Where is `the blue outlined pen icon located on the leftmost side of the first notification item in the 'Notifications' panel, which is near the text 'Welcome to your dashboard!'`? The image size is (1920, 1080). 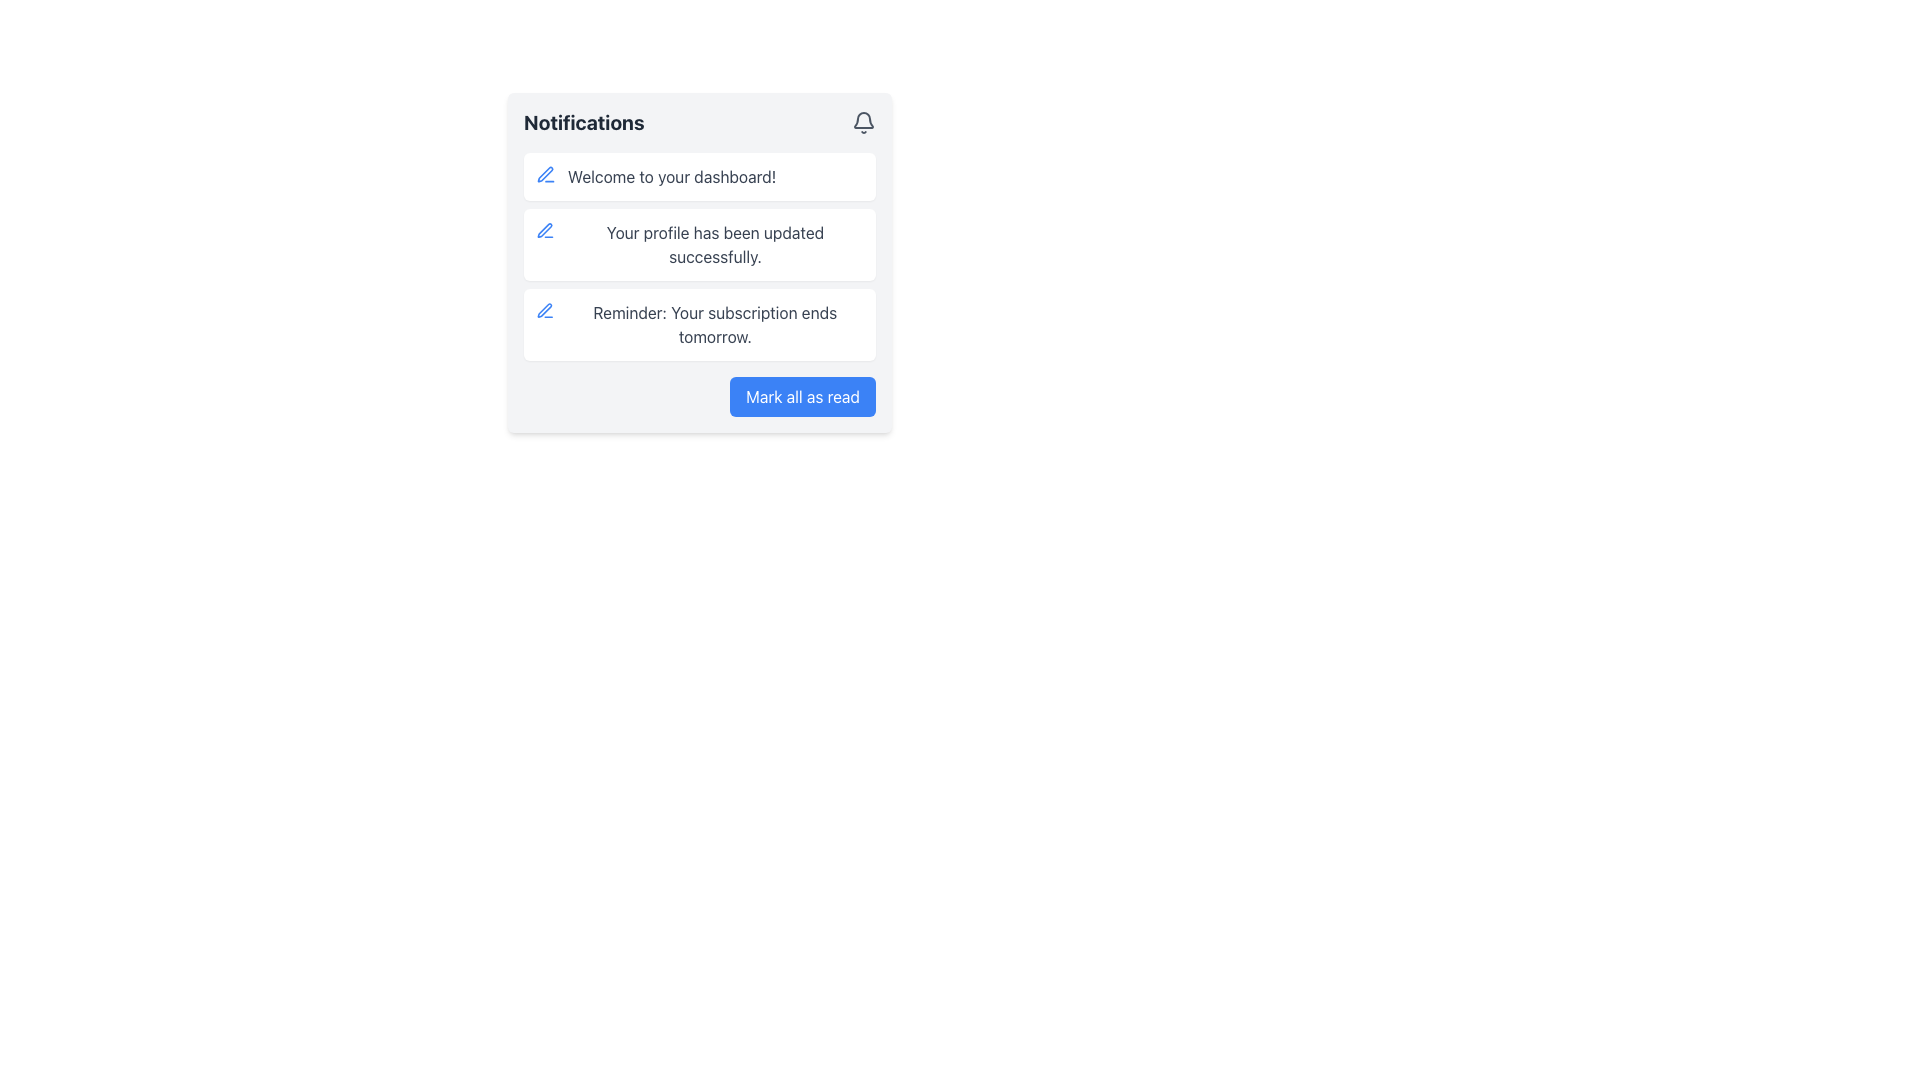
the blue outlined pen icon located on the leftmost side of the first notification item in the 'Notifications' panel, which is near the text 'Welcome to your dashboard!' is located at coordinates (546, 173).